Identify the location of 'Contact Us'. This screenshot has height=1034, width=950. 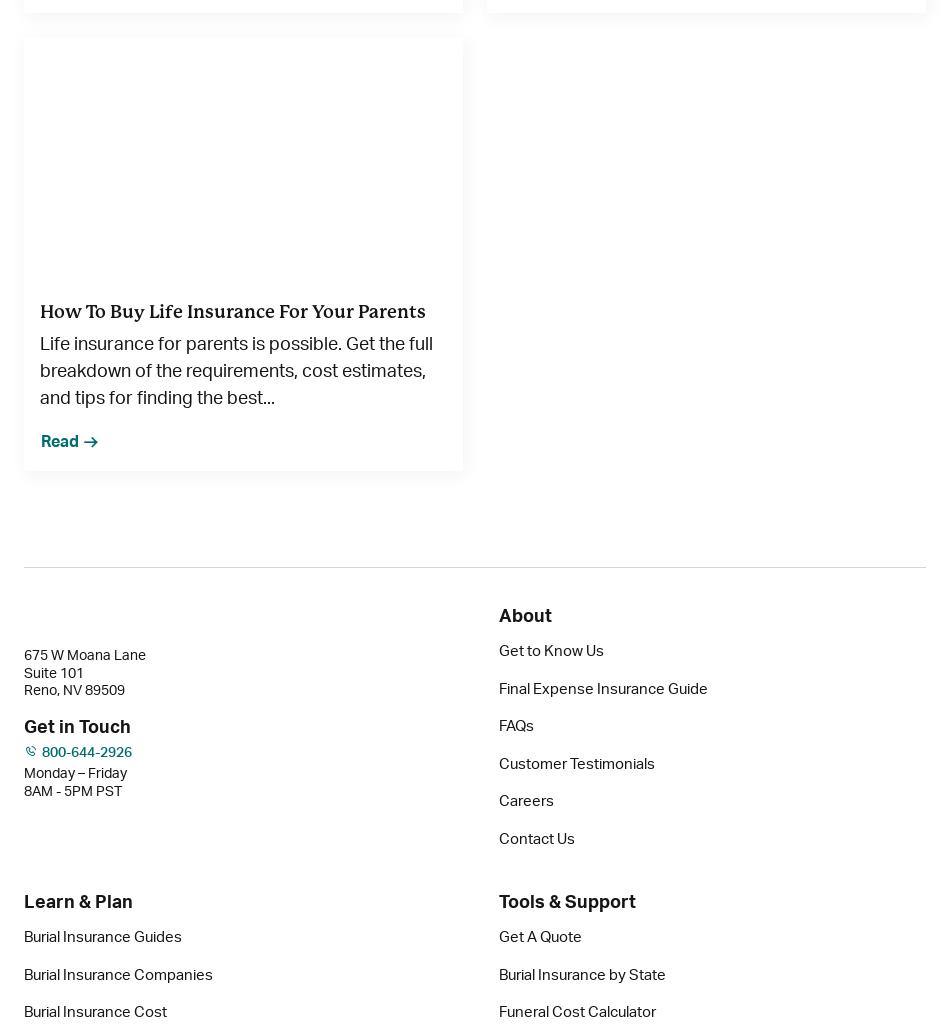
(537, 837).